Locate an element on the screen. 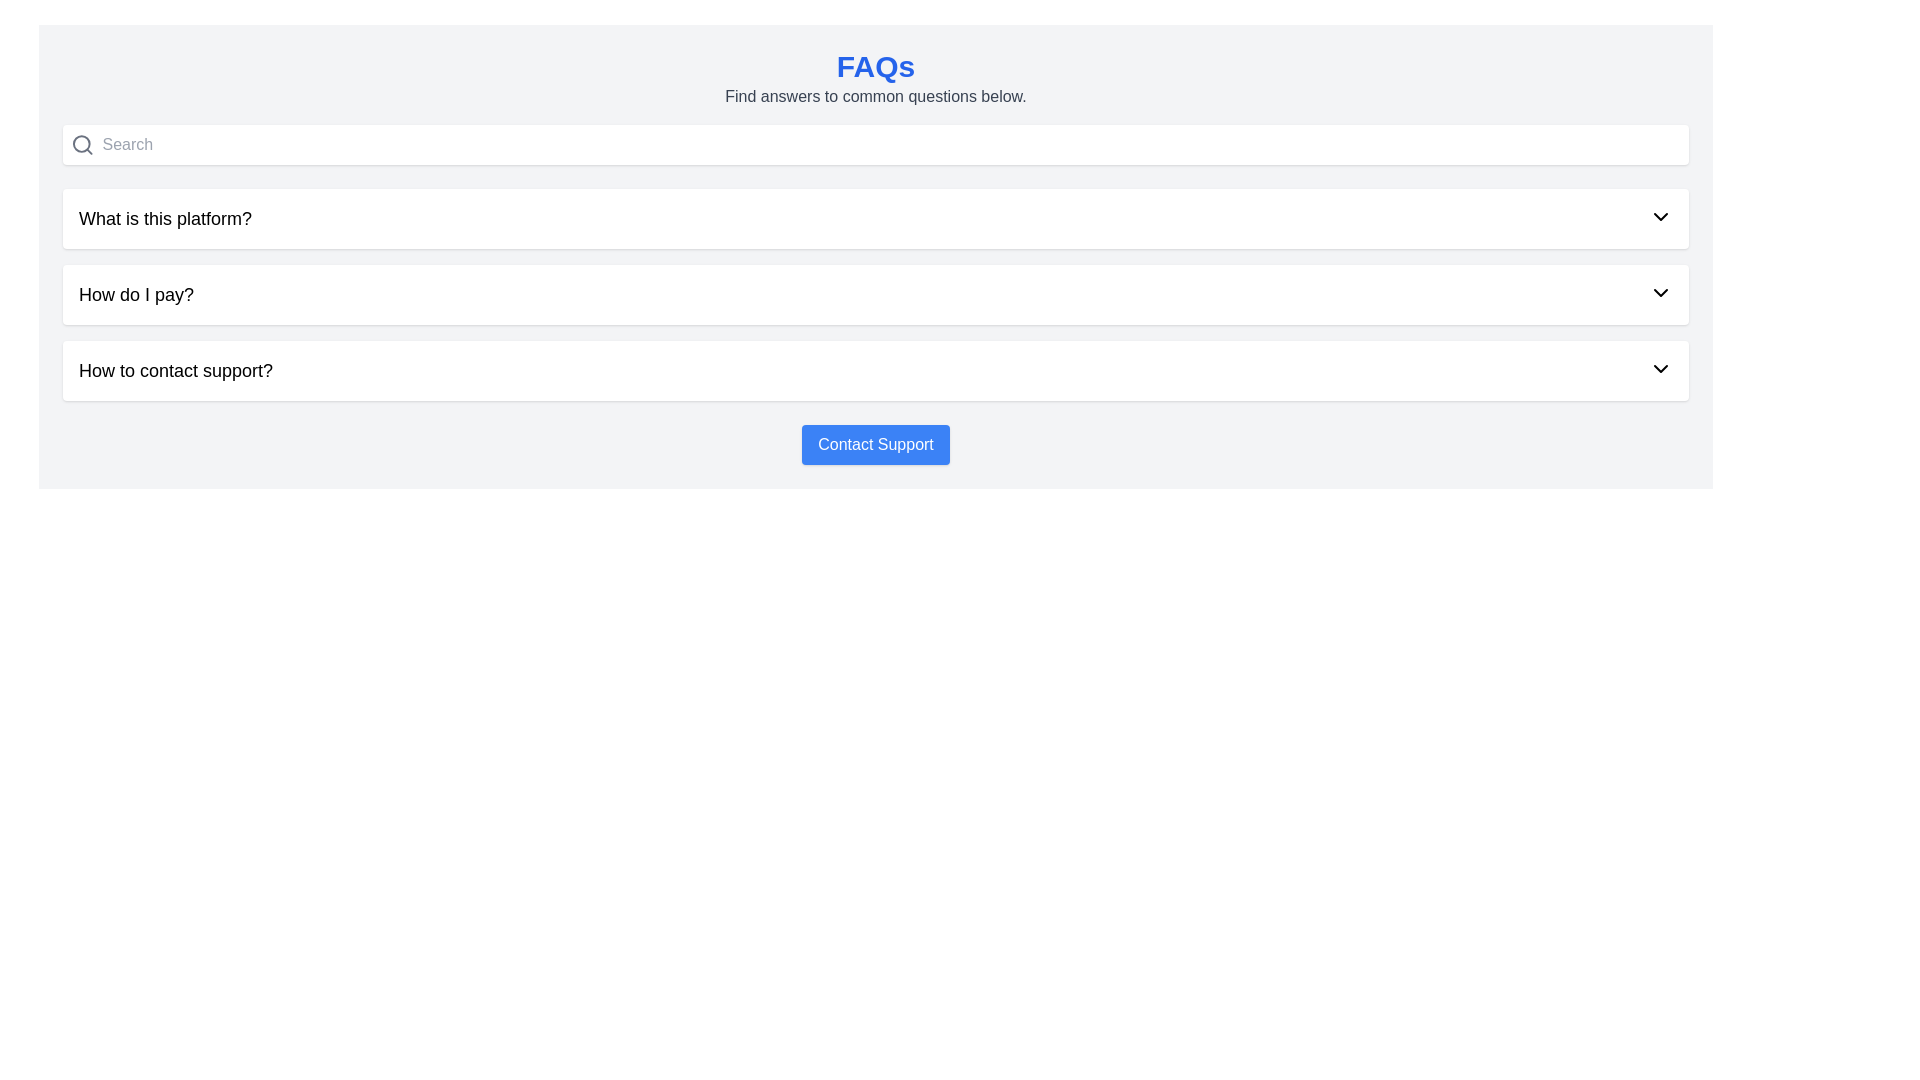 The width and height of the screenshot is (1920, 1080). the header text element that displays 'FAQs' in bold, large blue font, which is located at the top of the page's content area is located at coordinates (875, 65).